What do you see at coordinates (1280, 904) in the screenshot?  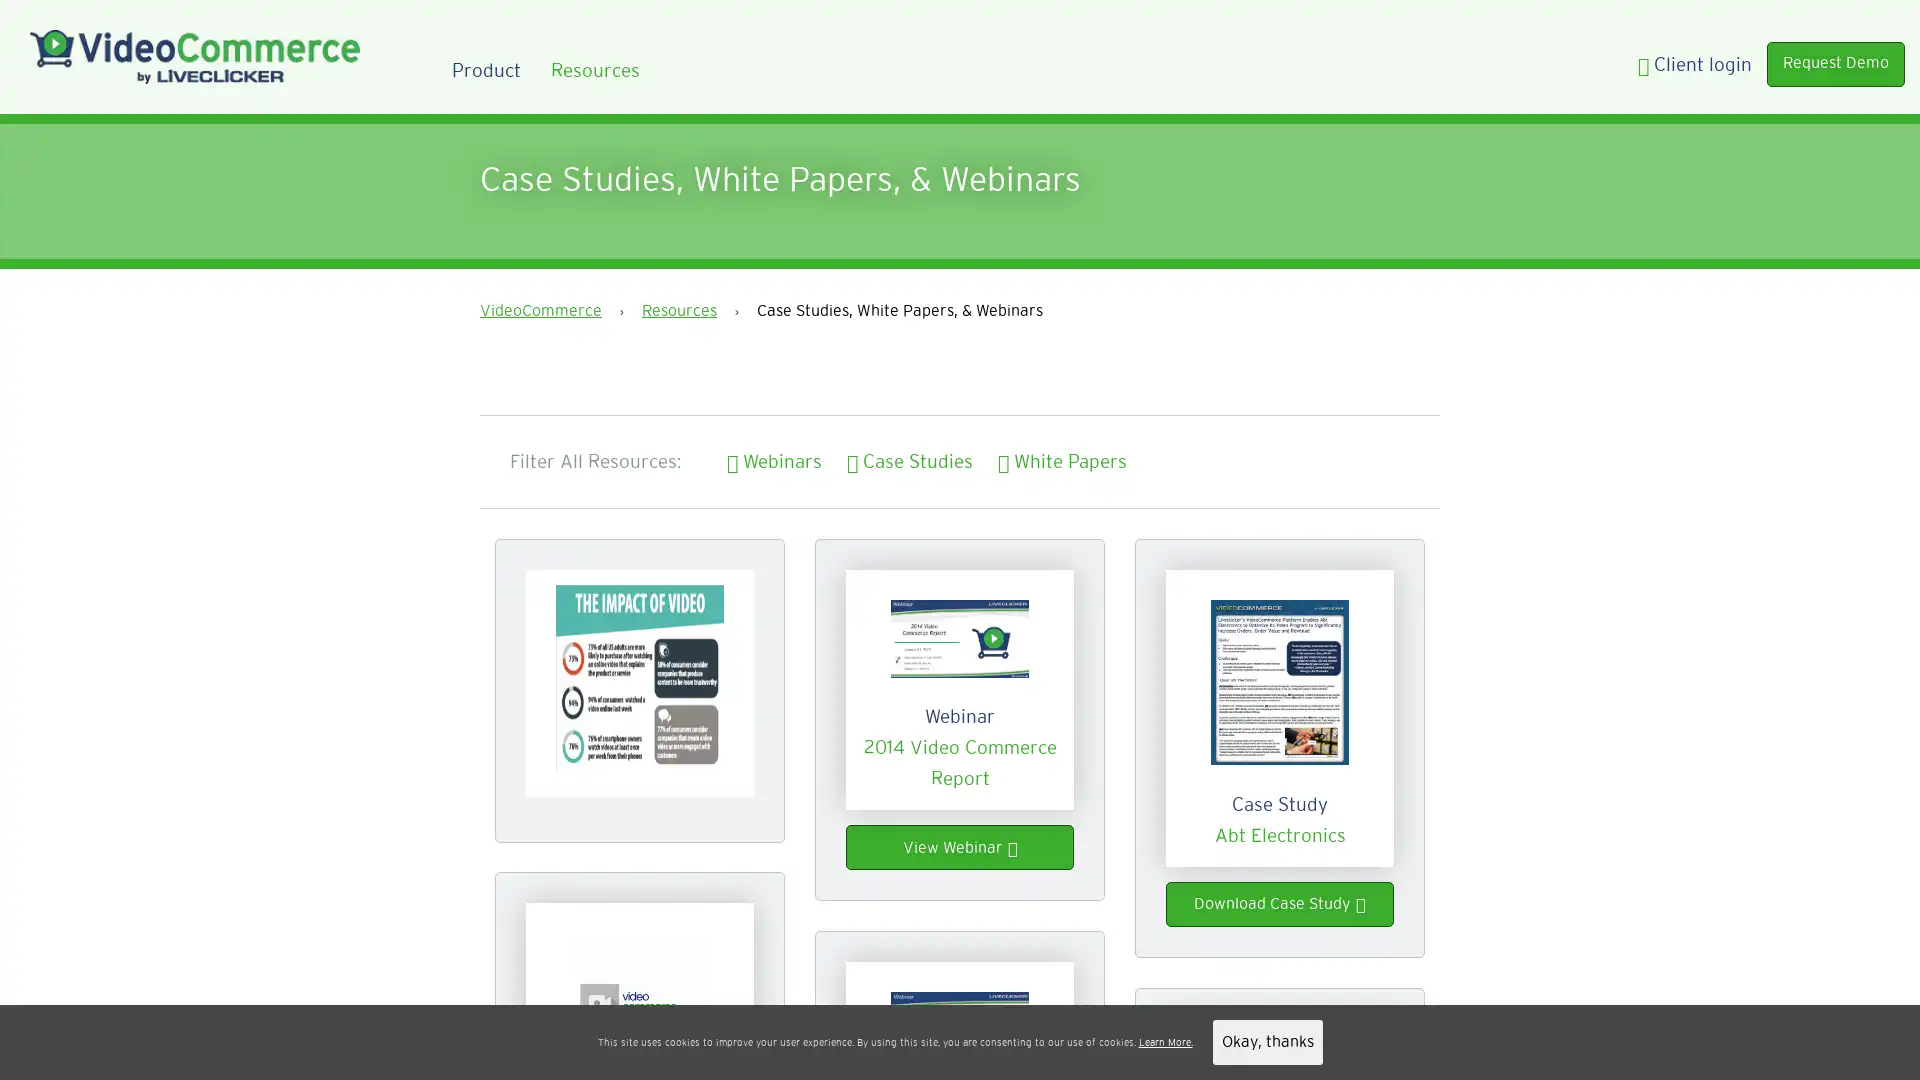 I see `Download Case Study` at bounding box center [1280, 904].